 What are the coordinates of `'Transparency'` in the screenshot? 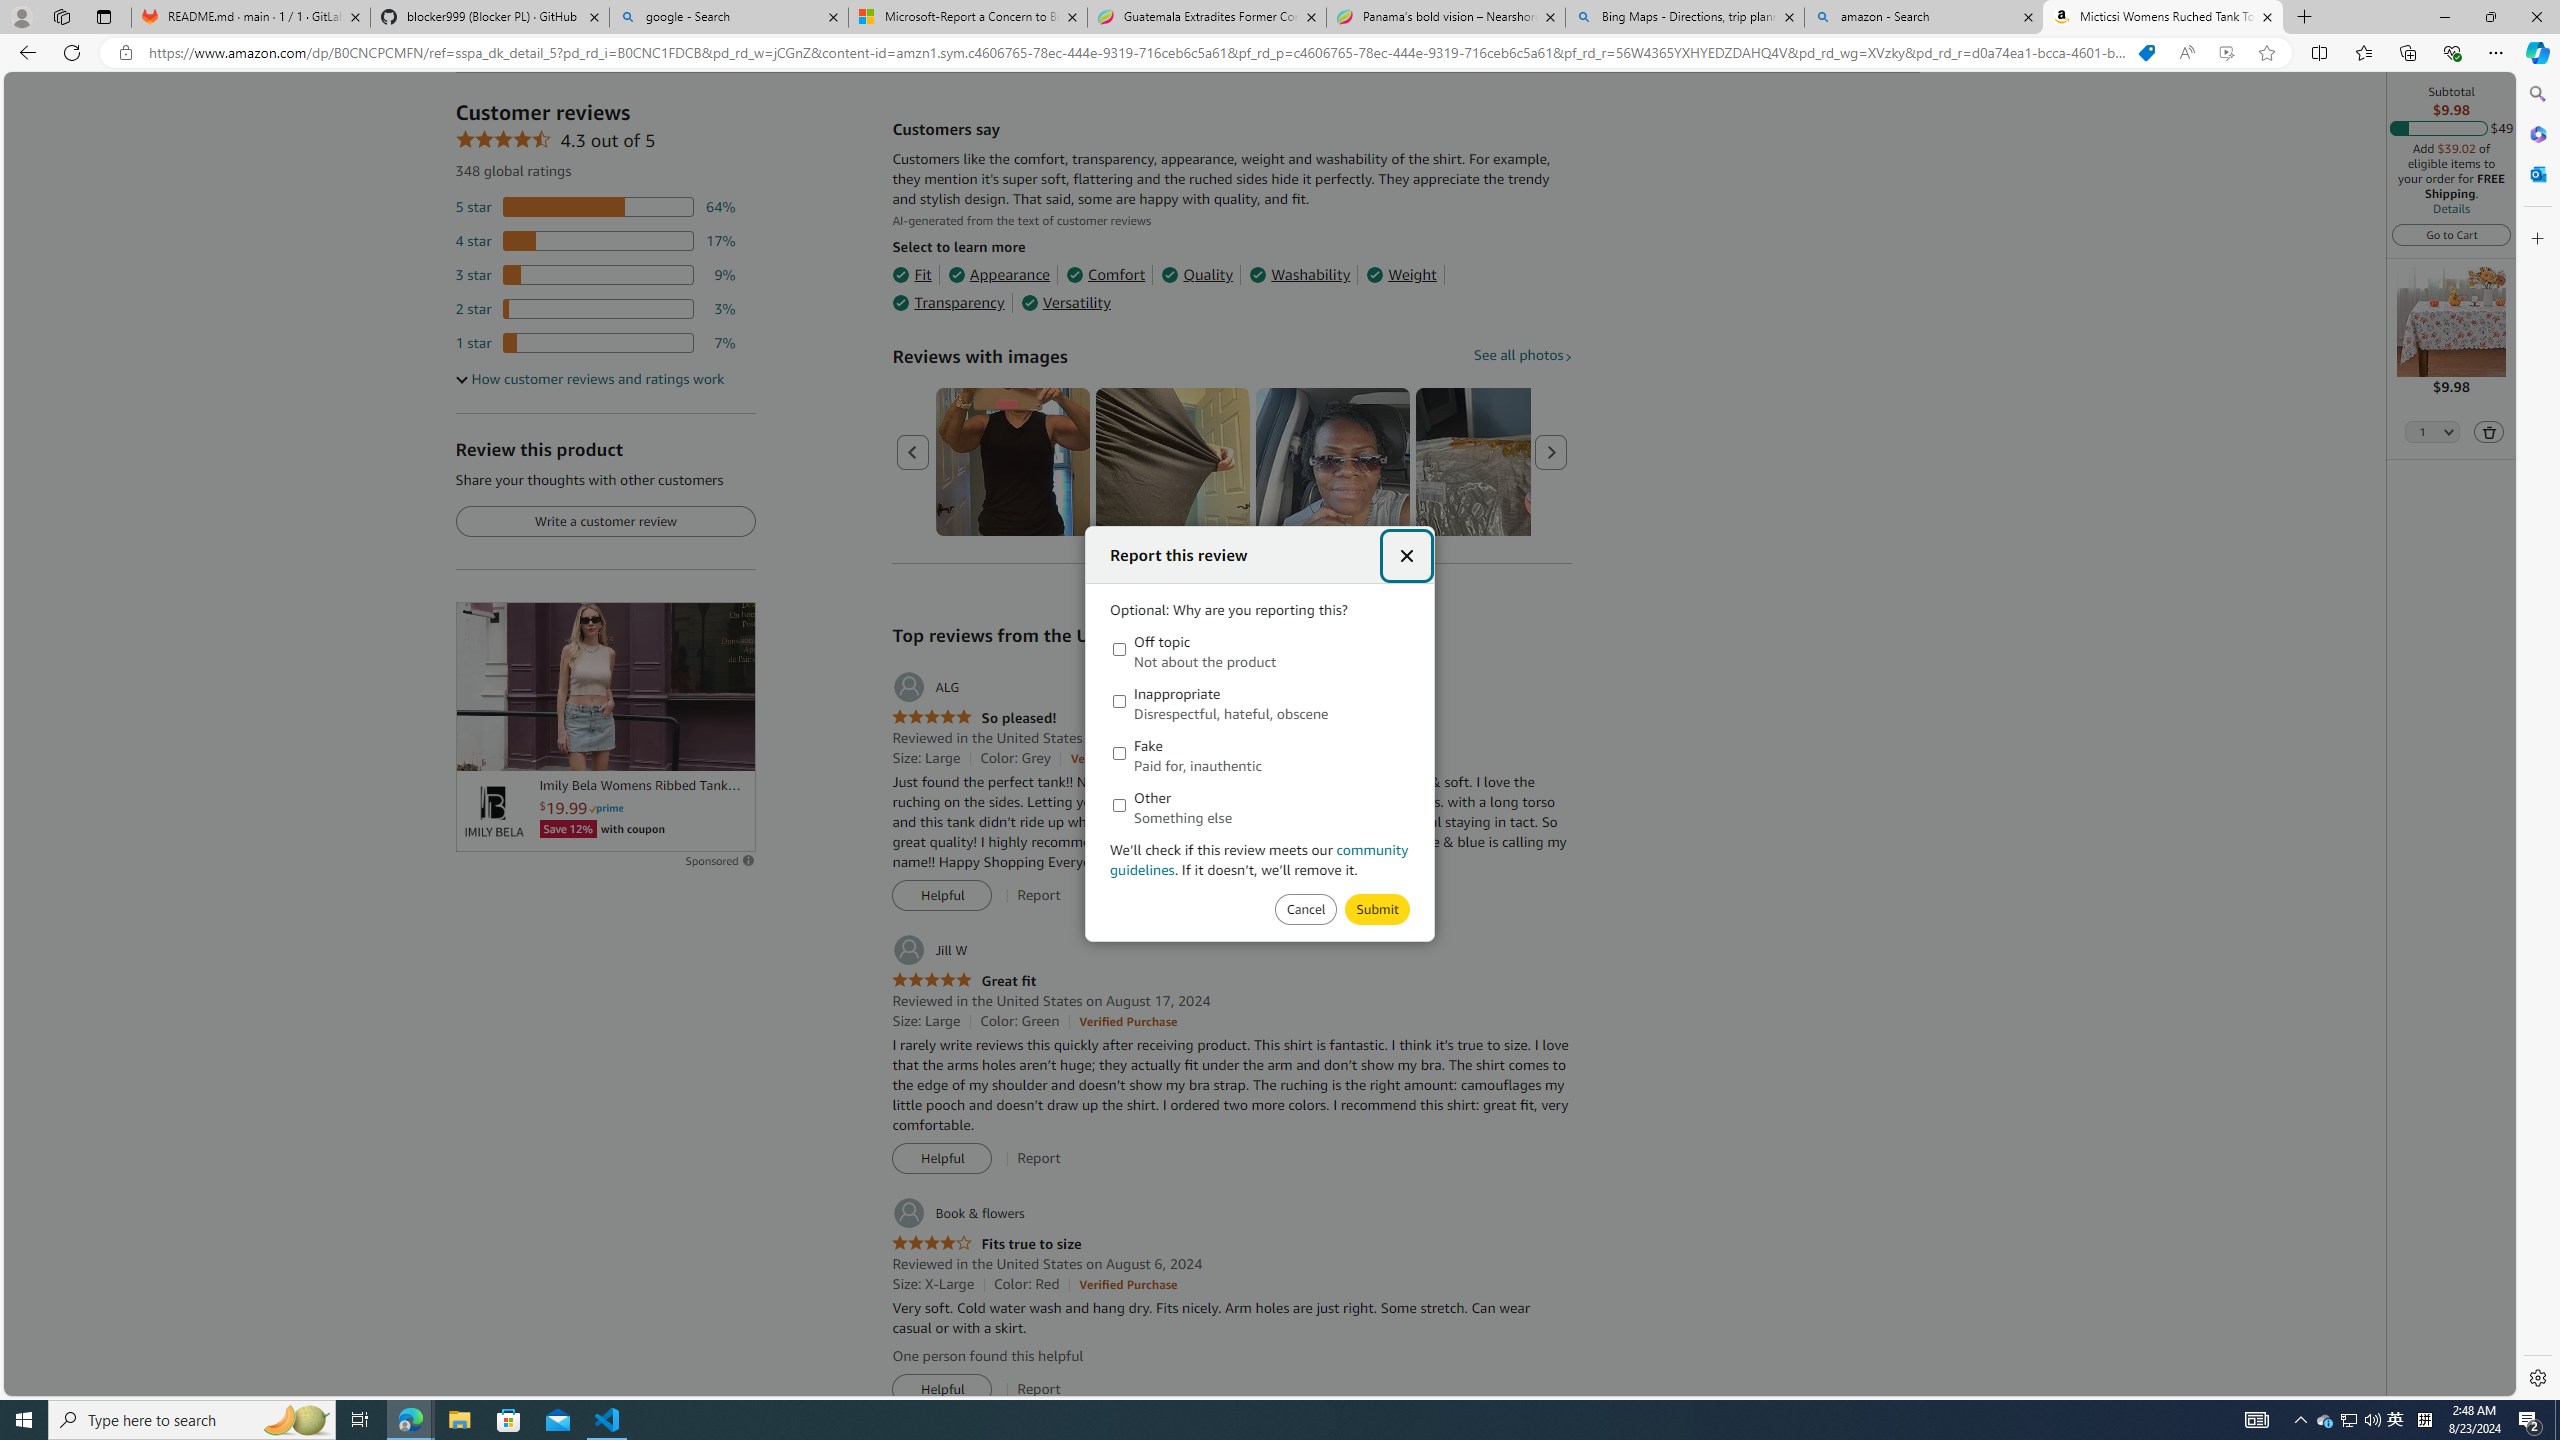 It's located at (947, 302).